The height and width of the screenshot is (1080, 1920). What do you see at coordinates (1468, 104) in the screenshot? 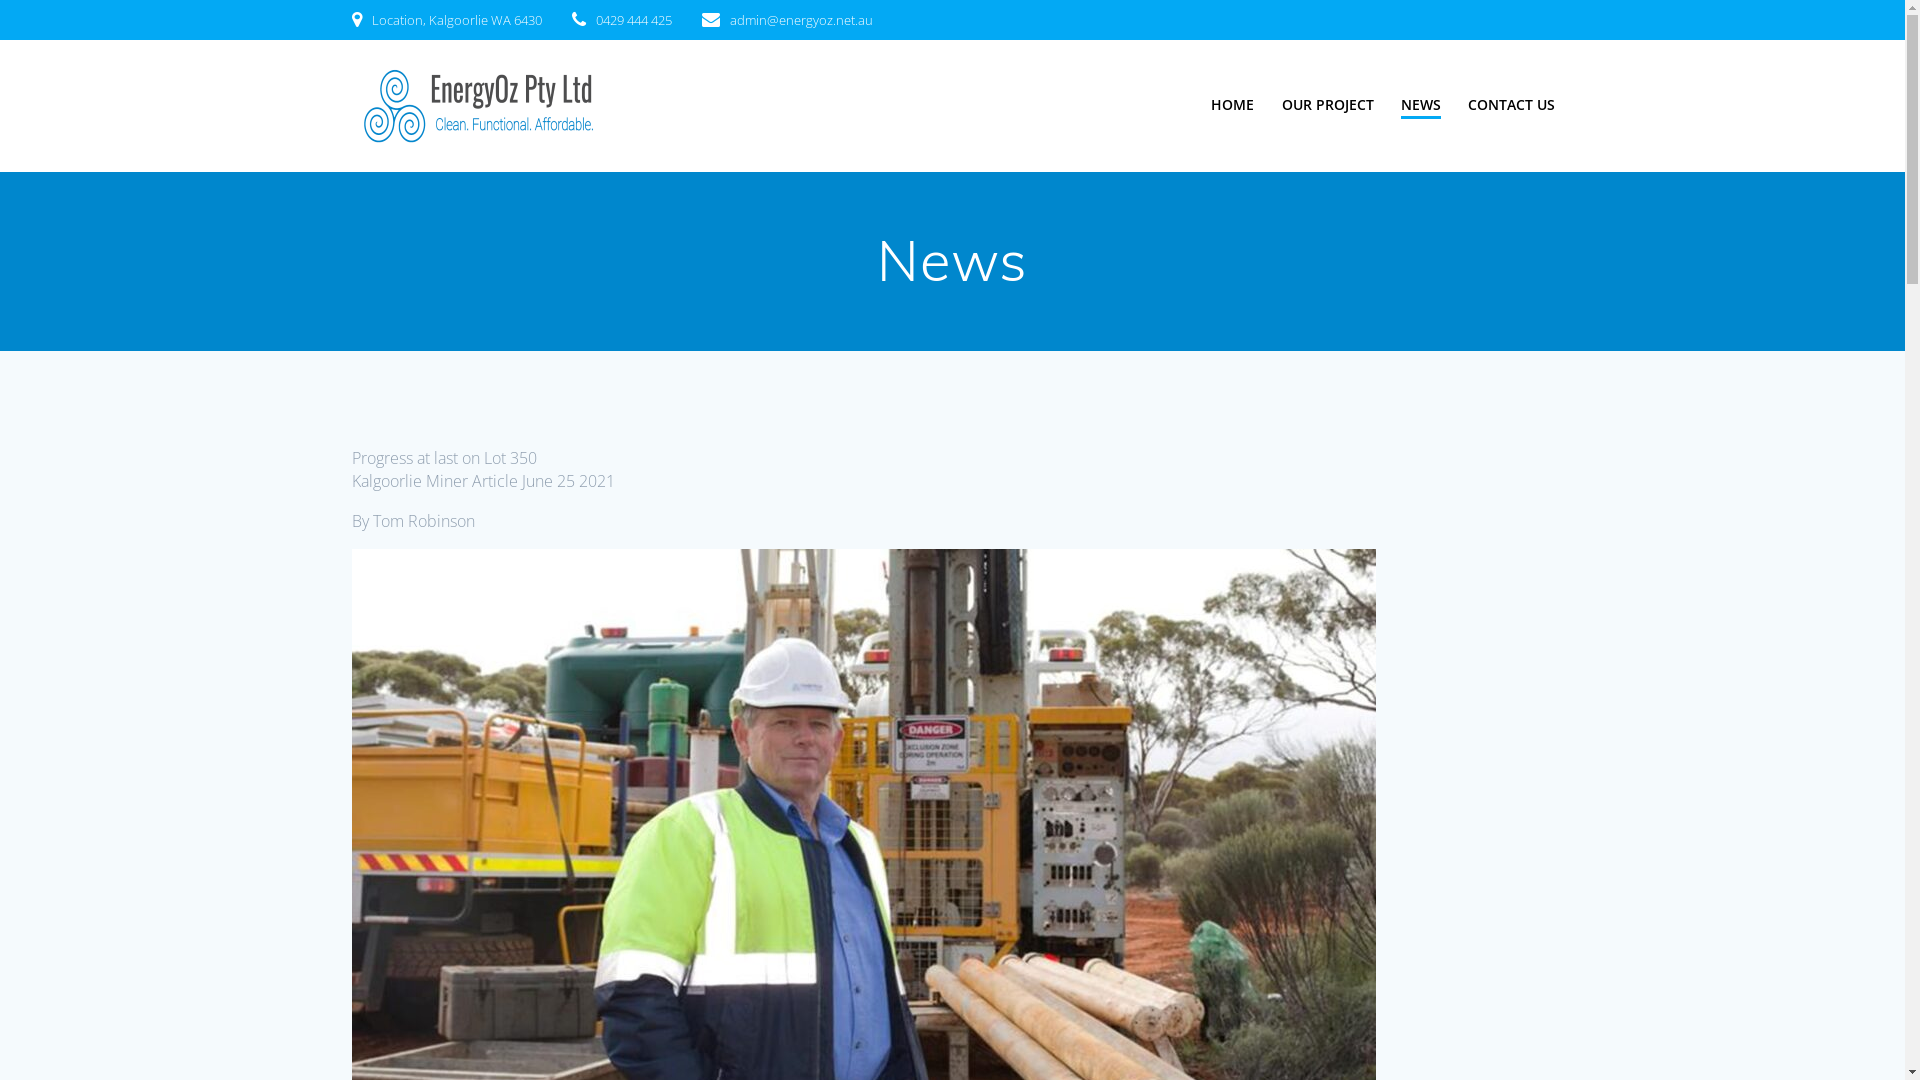
I see `'CONTACT US'` at bounding box center [1468, 104].